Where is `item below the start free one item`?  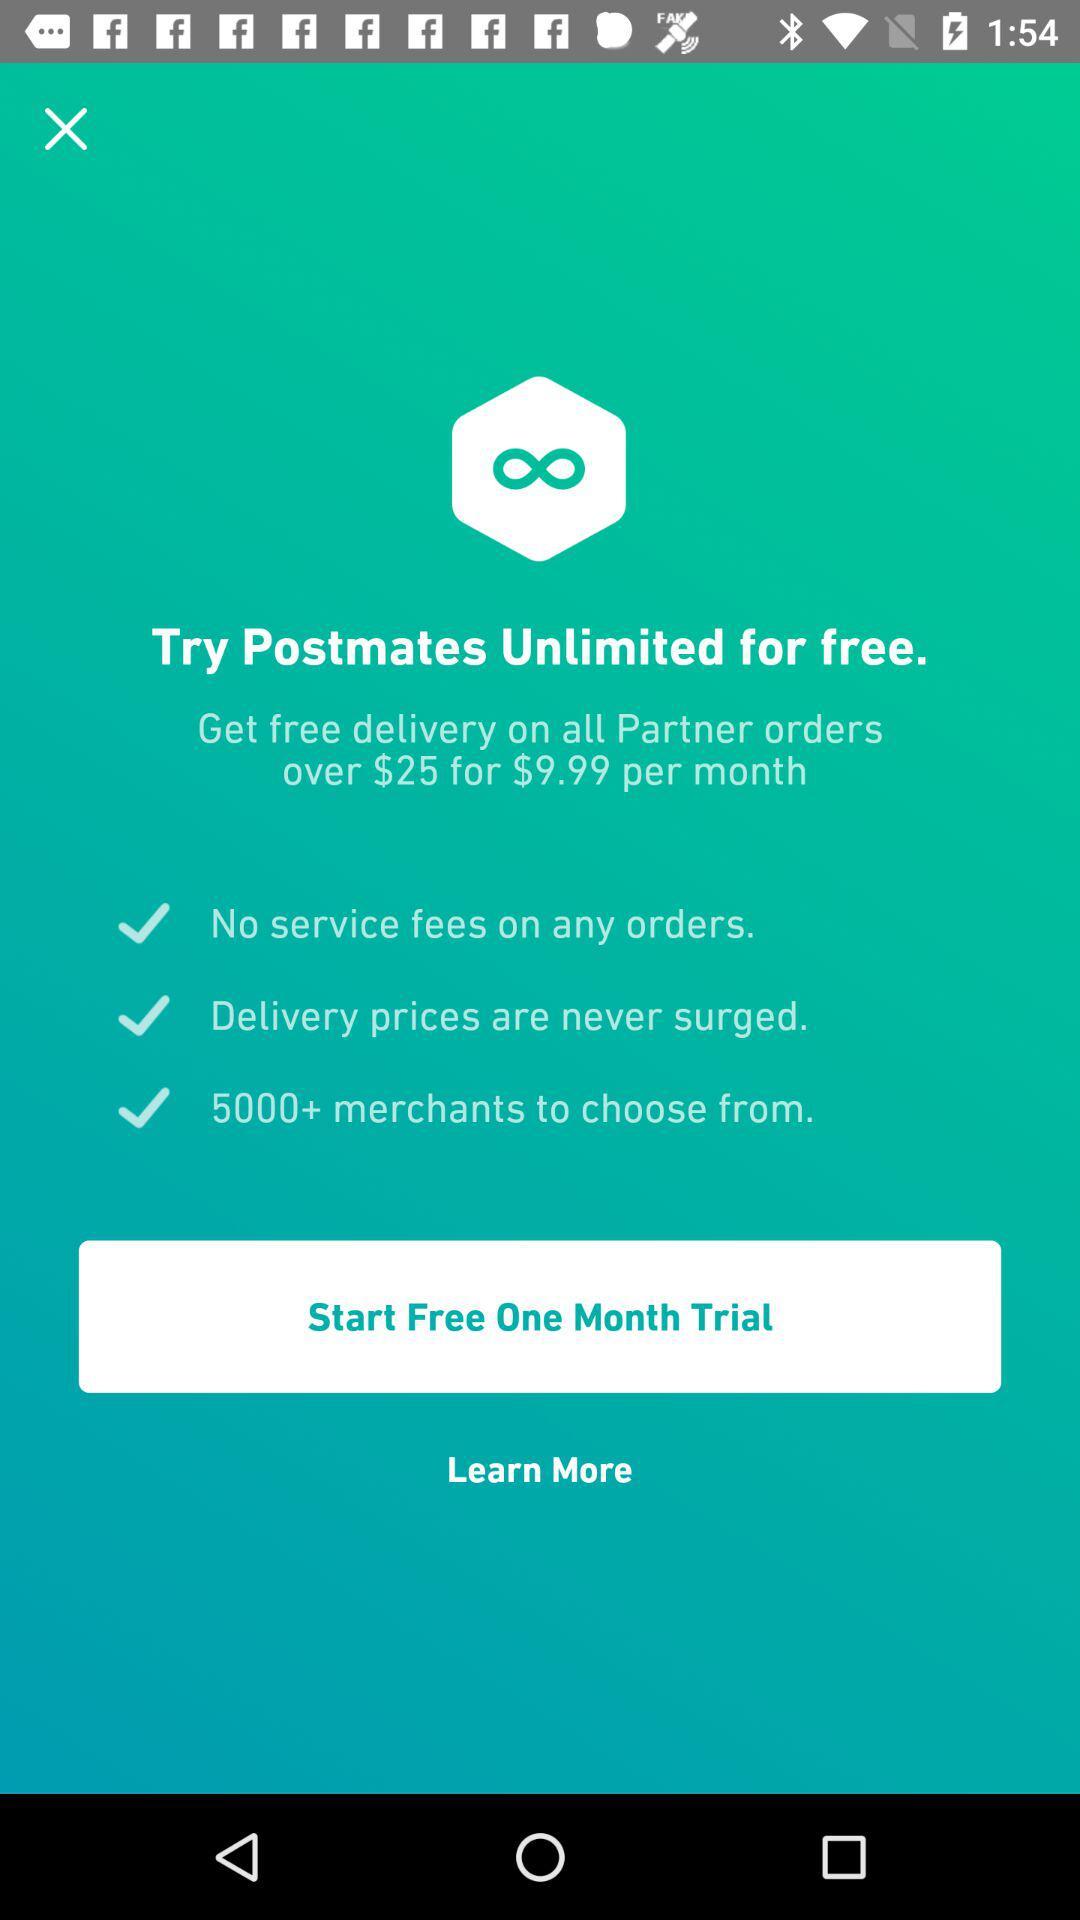
item below the start free one item is located at coordinates (540, 1469).